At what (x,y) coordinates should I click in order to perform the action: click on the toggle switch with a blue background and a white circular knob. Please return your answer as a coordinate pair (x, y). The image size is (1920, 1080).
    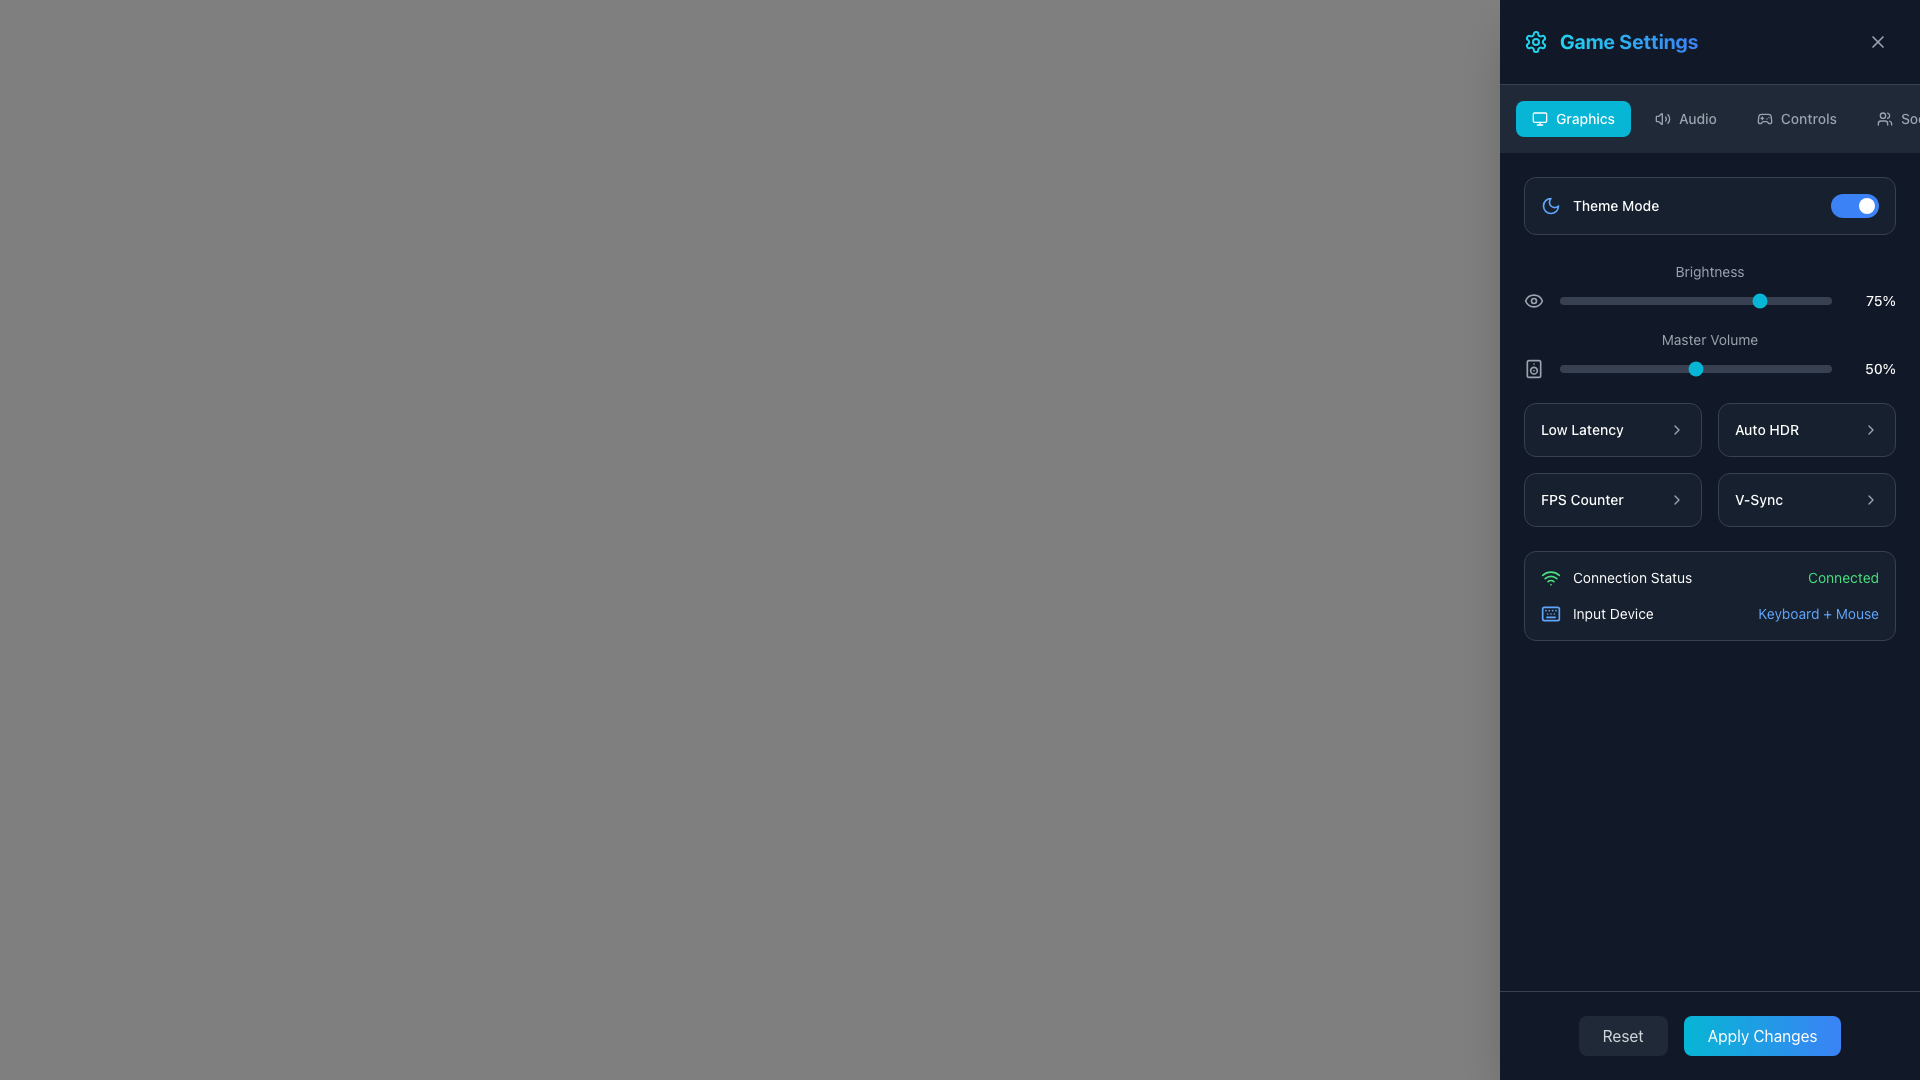
    Looking at the image, I should click on (1853, 205).